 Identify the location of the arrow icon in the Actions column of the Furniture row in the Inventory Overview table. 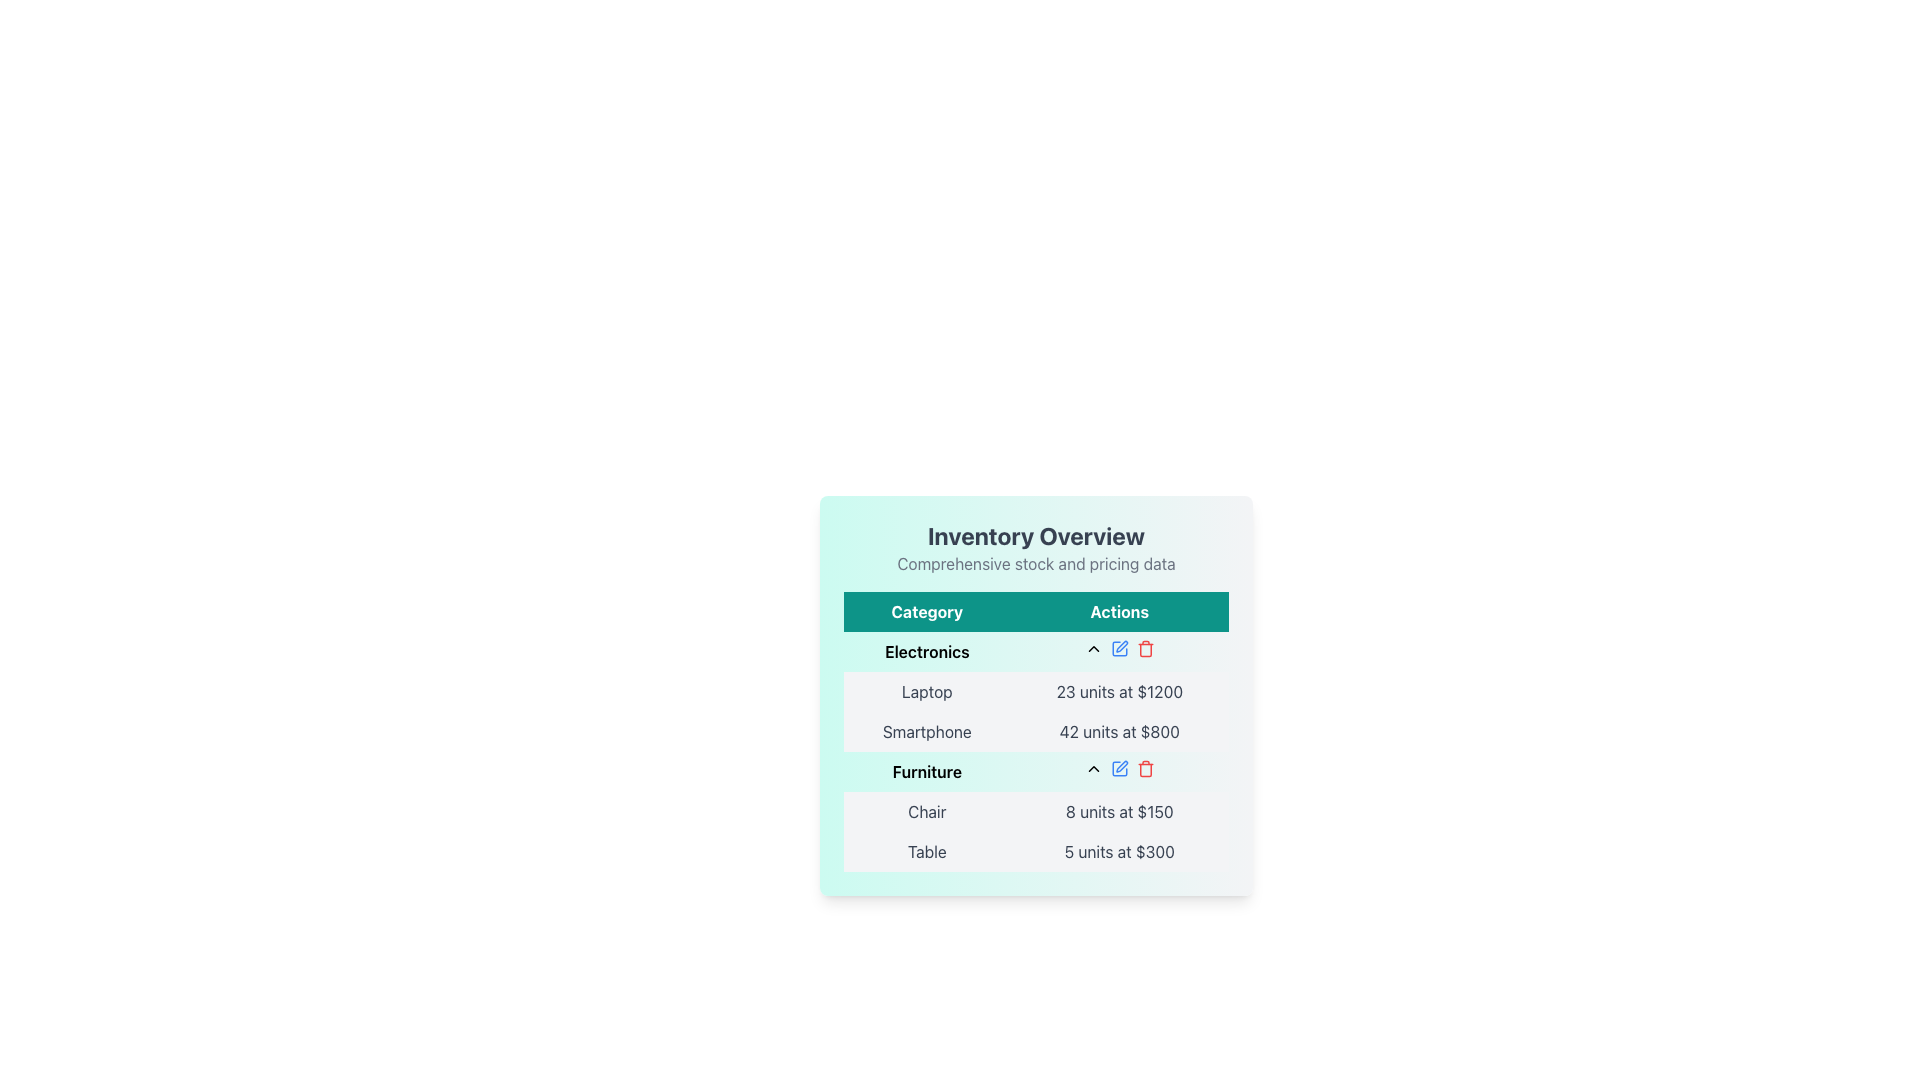
(1118, 767).